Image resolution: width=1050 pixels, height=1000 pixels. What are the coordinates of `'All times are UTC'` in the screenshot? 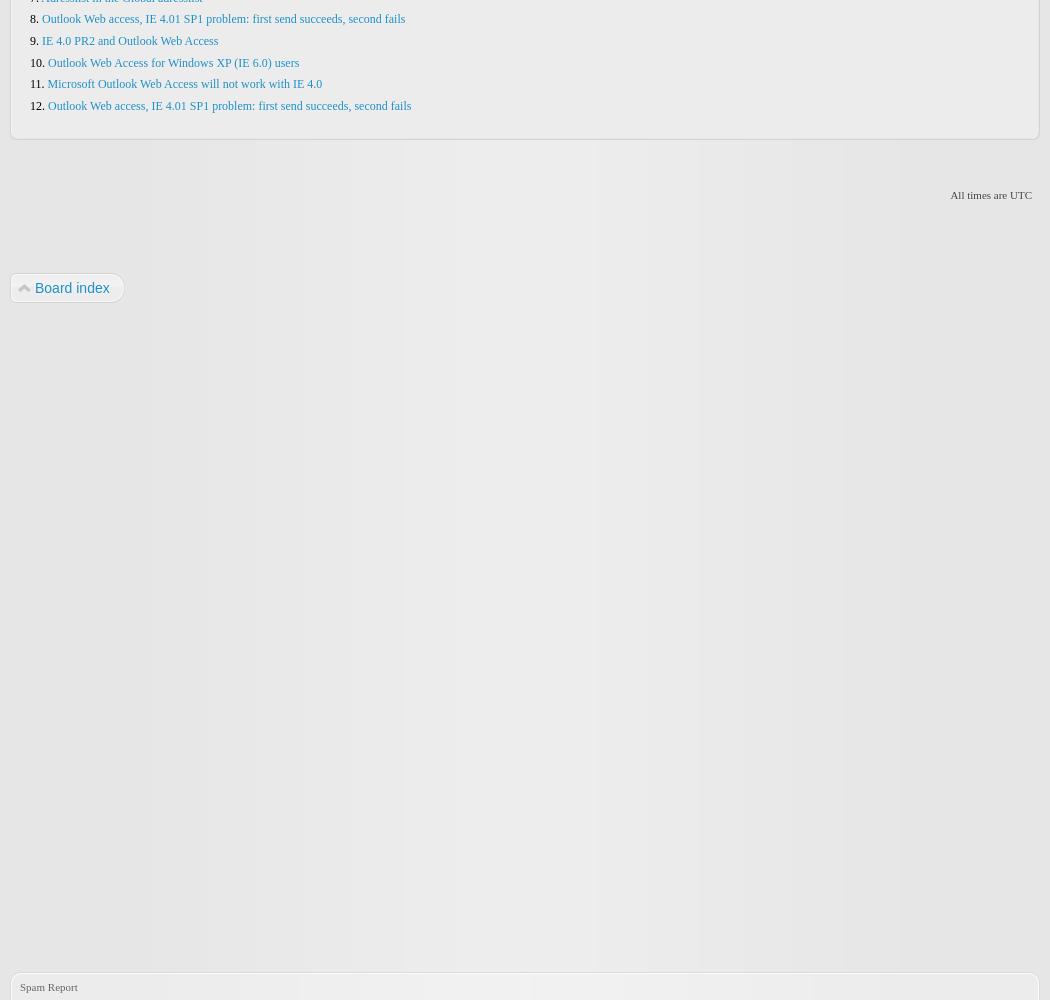 It's located at (990, 193).